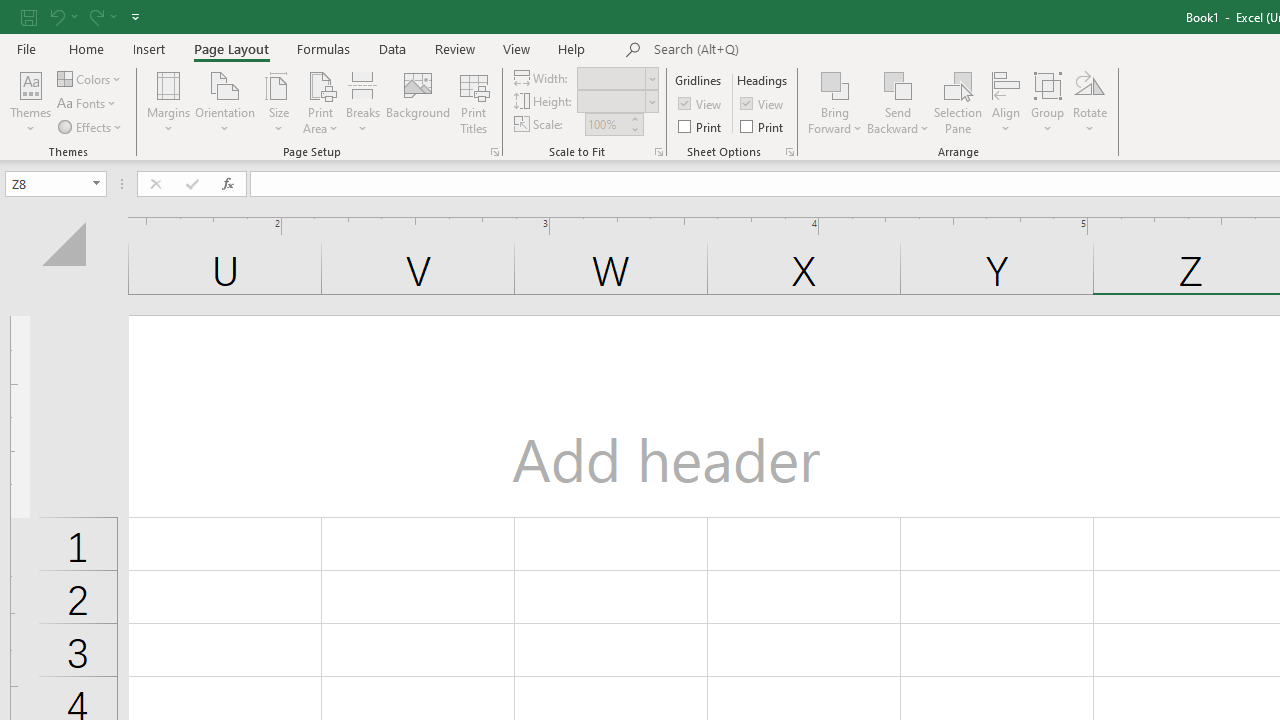 The image size is (1280, 720). What do you see at coordinates (835, 103) in the screenshot?
I see `'Bring Forward'` at bounding box center [835, 103].